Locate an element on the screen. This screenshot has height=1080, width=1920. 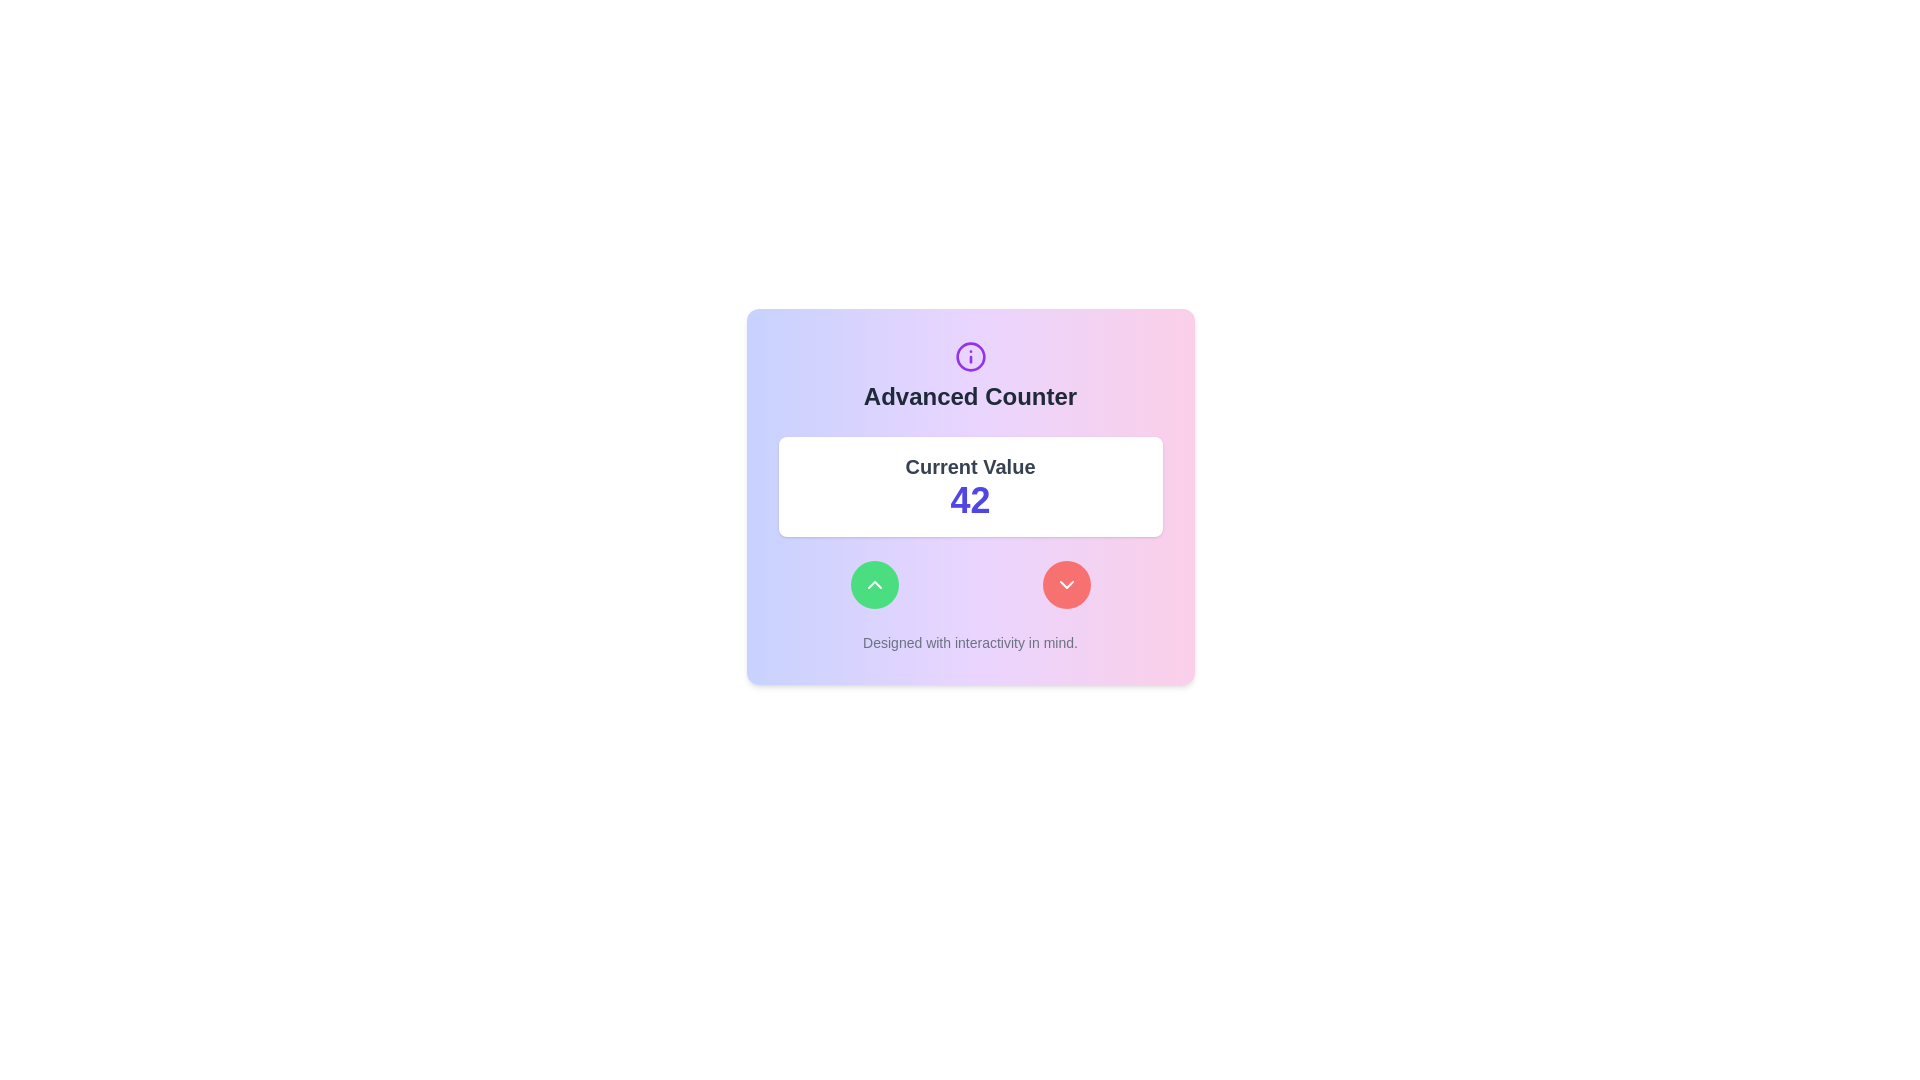
the circular red button with a white downward arrow icon located at the bottom-right of the primary card interface is located at coordinates (1065, 585).